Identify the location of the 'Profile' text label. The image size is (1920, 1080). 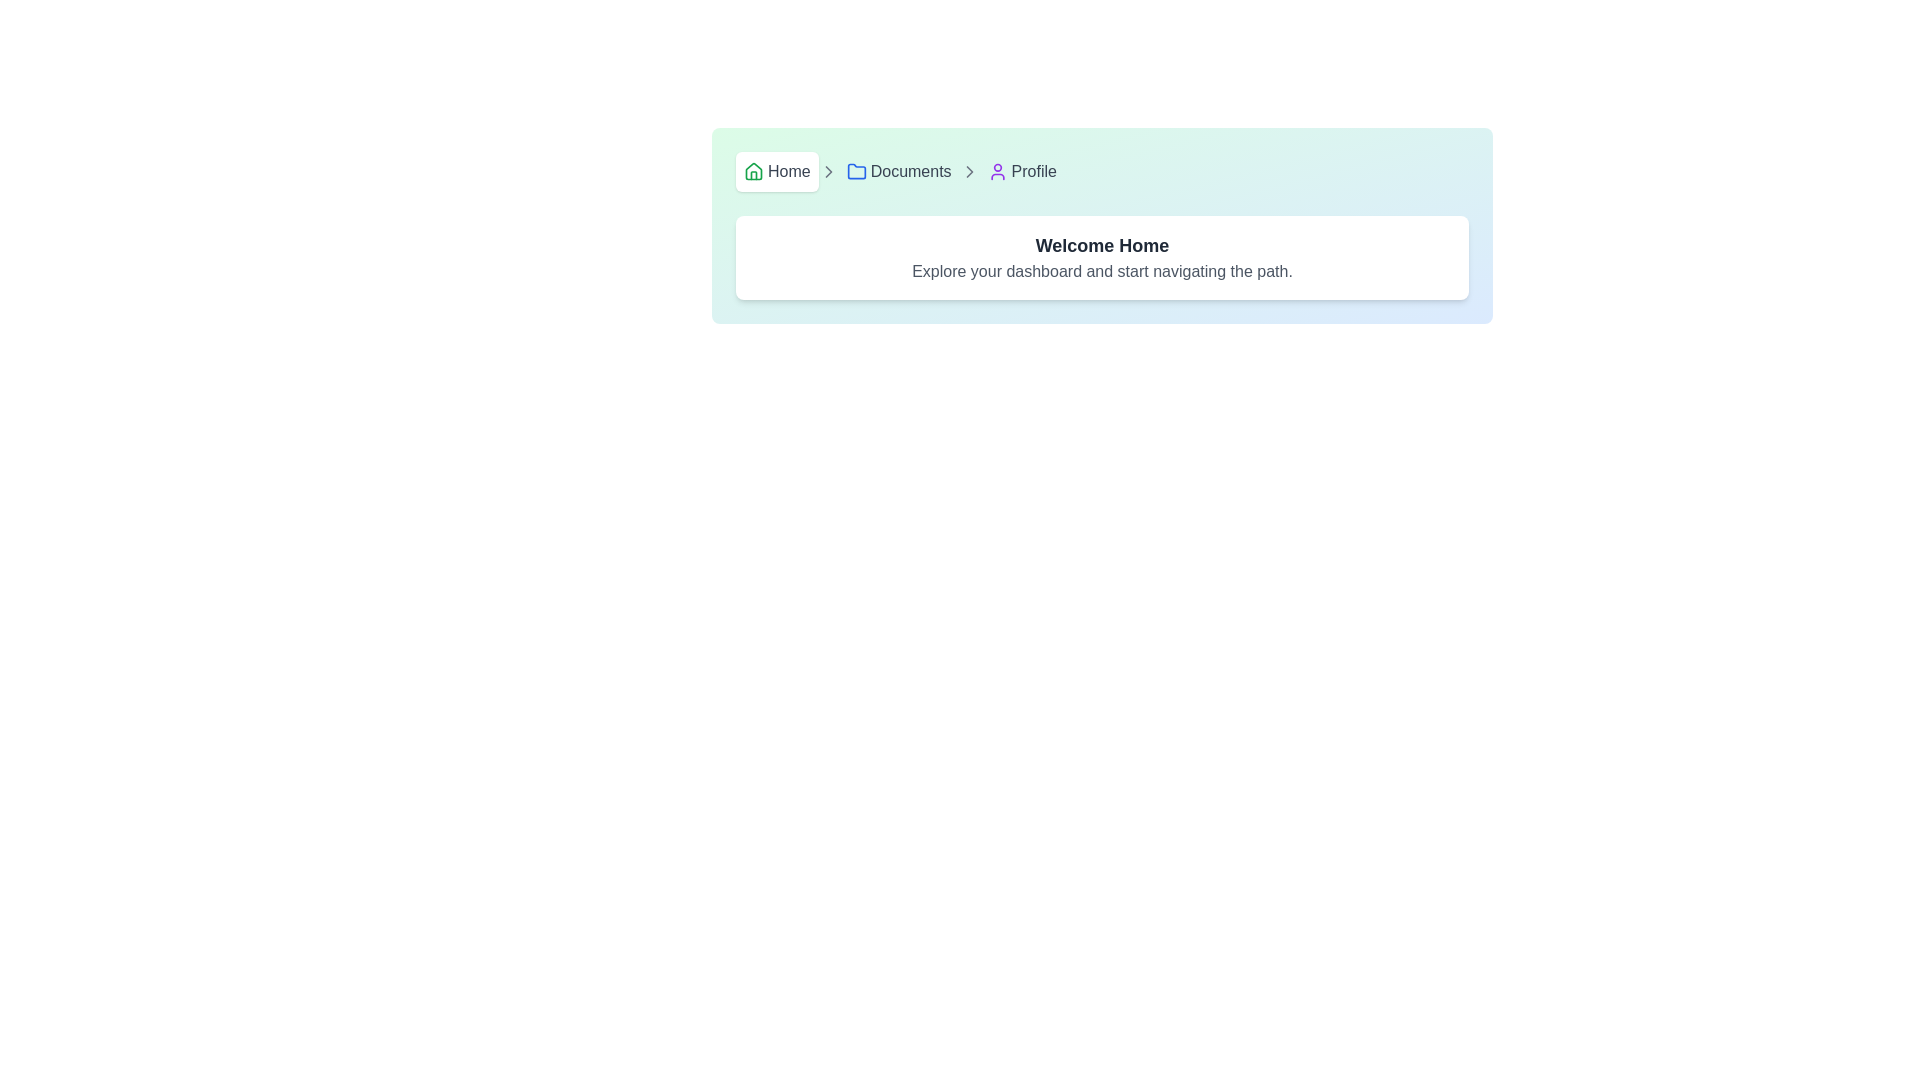
(1033, 171).